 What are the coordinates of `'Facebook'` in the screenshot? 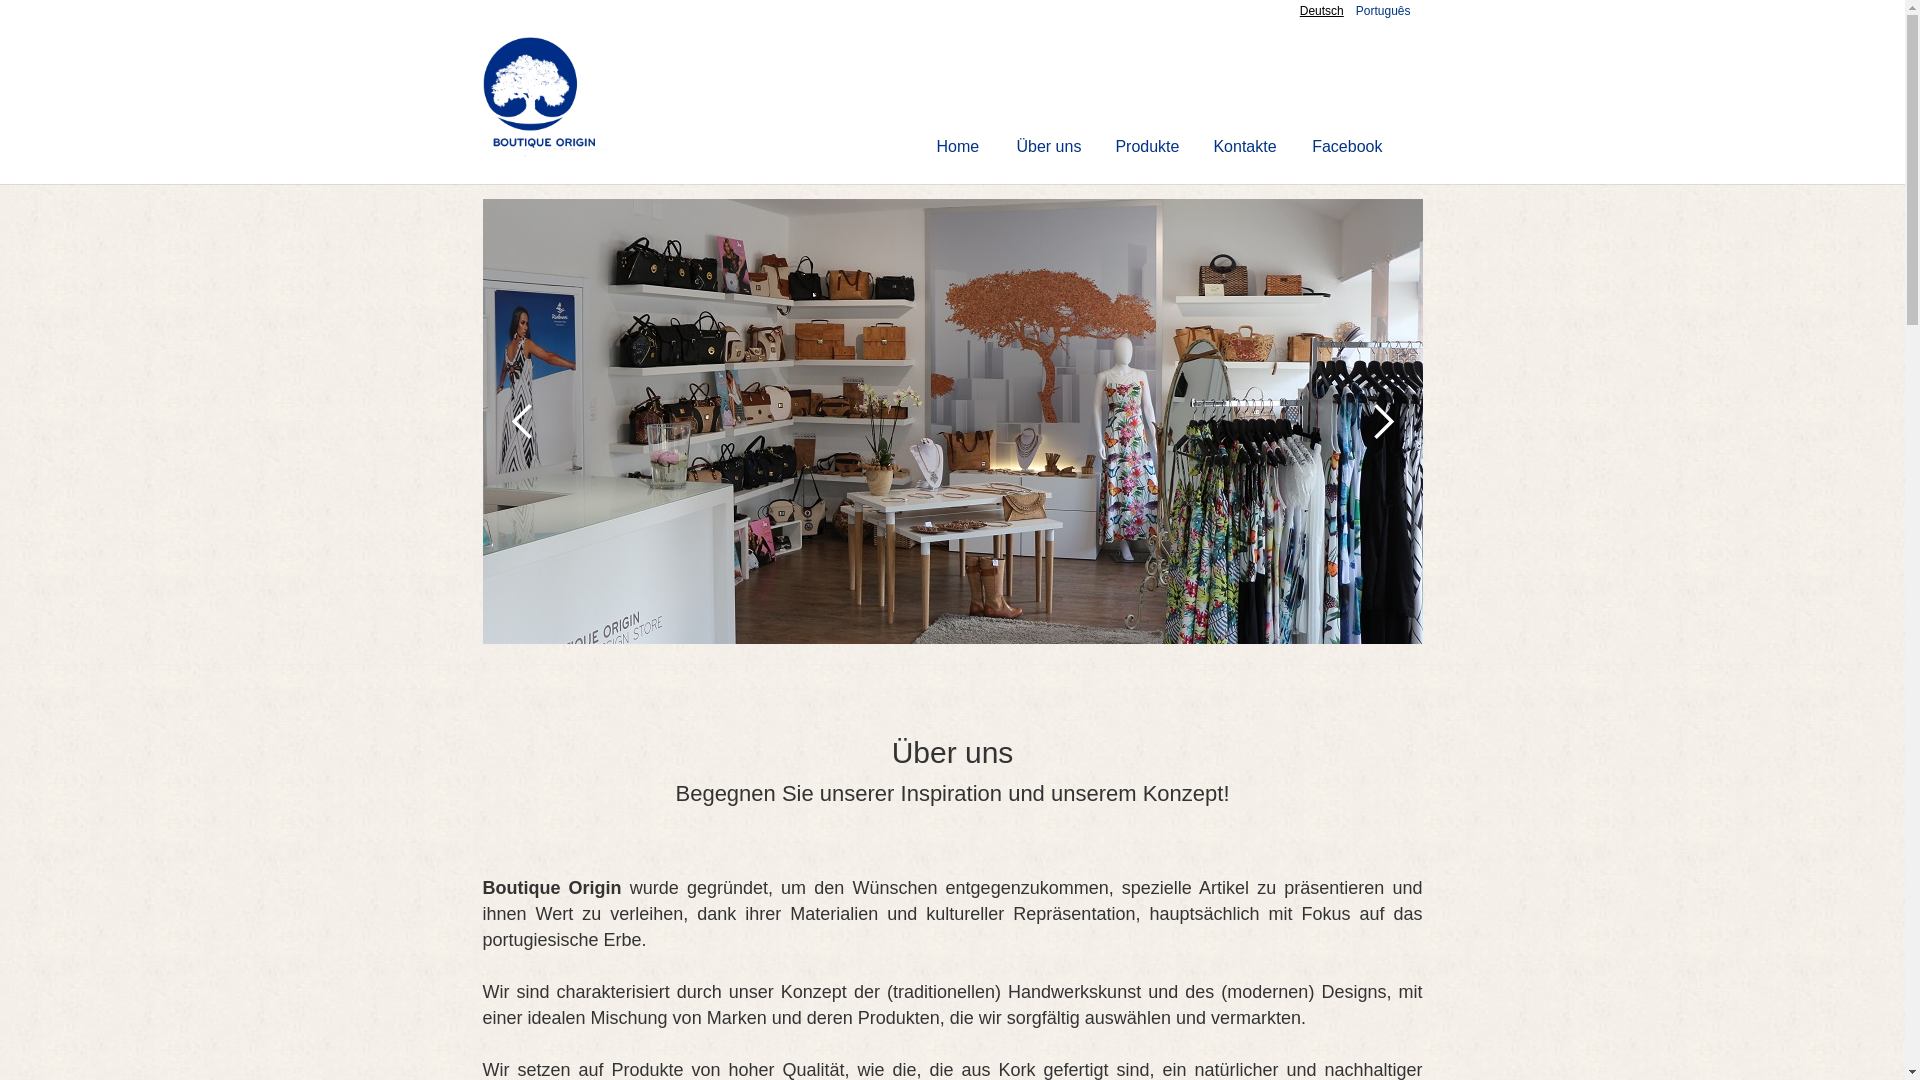 It's located at (1295, 145).